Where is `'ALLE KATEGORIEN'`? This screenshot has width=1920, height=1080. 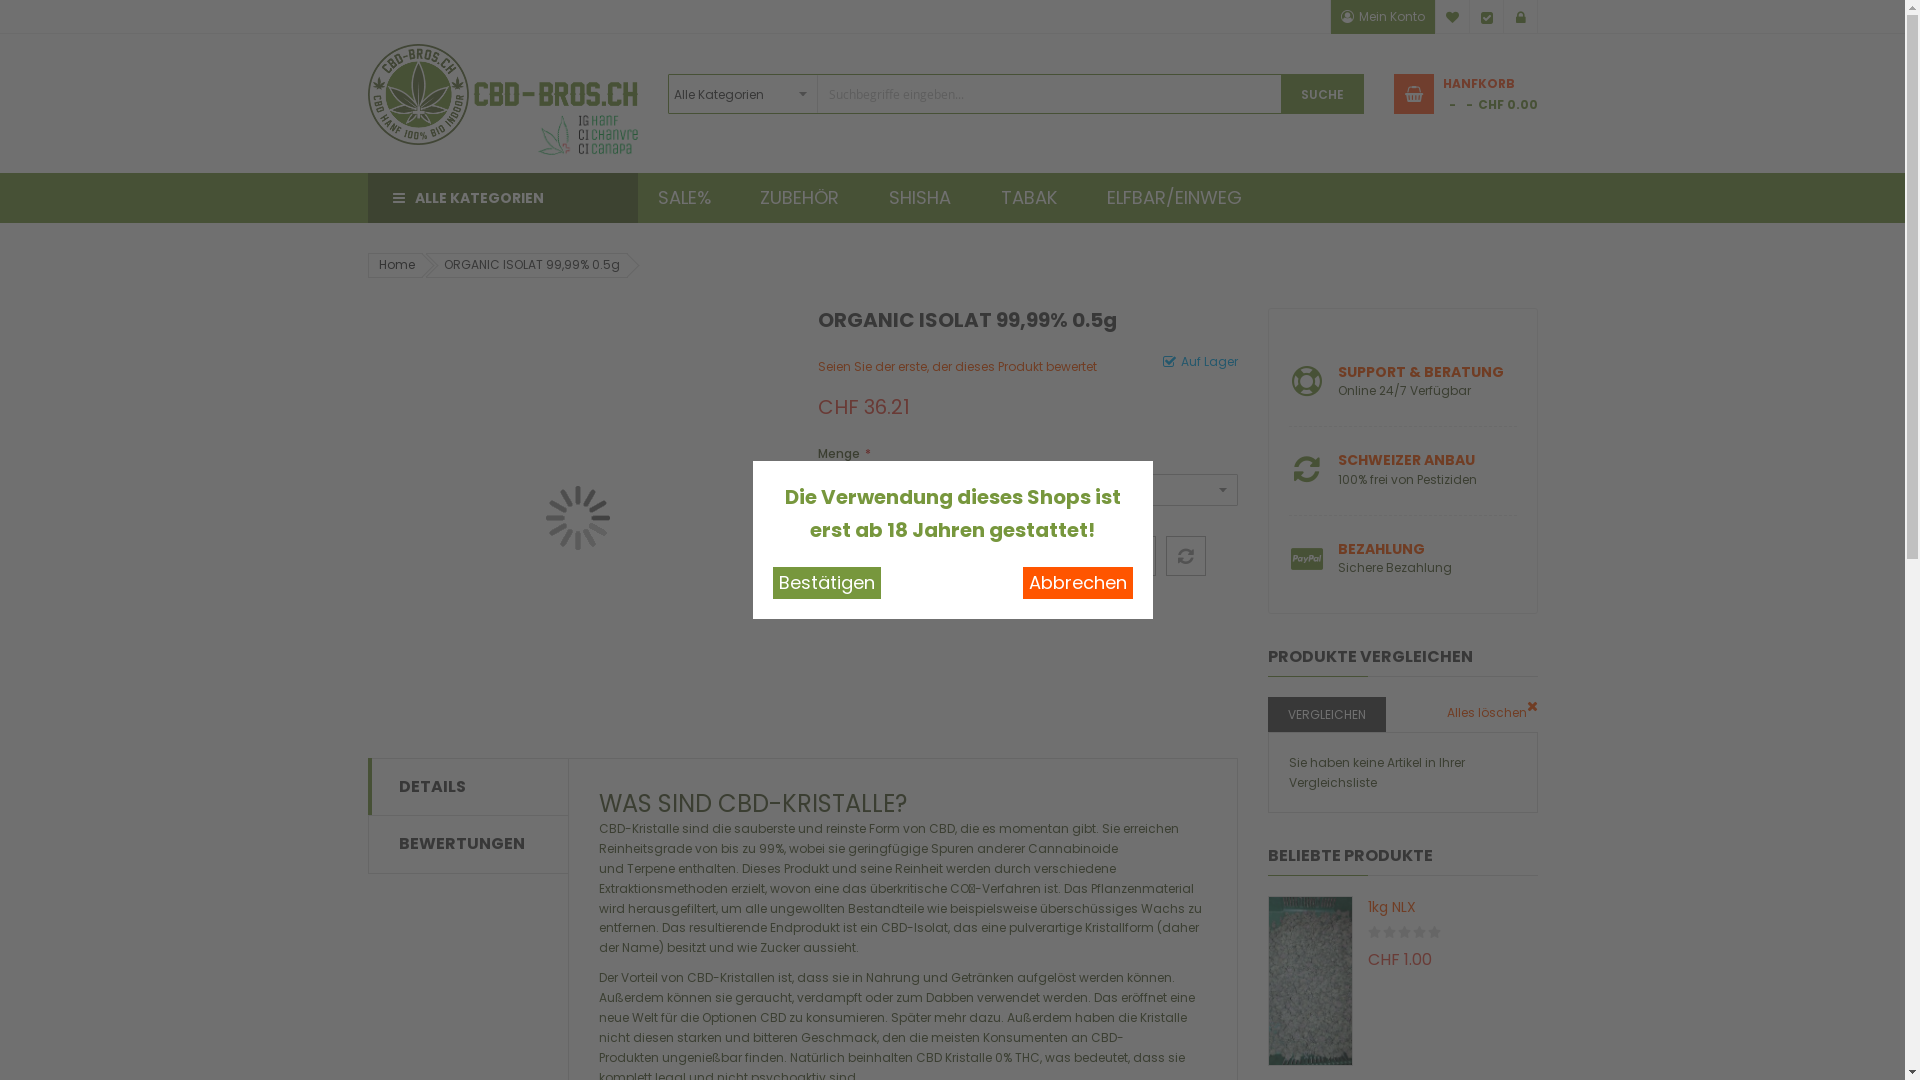 'ALLE KATEGORIEN' is located at coordinates (503, 197).